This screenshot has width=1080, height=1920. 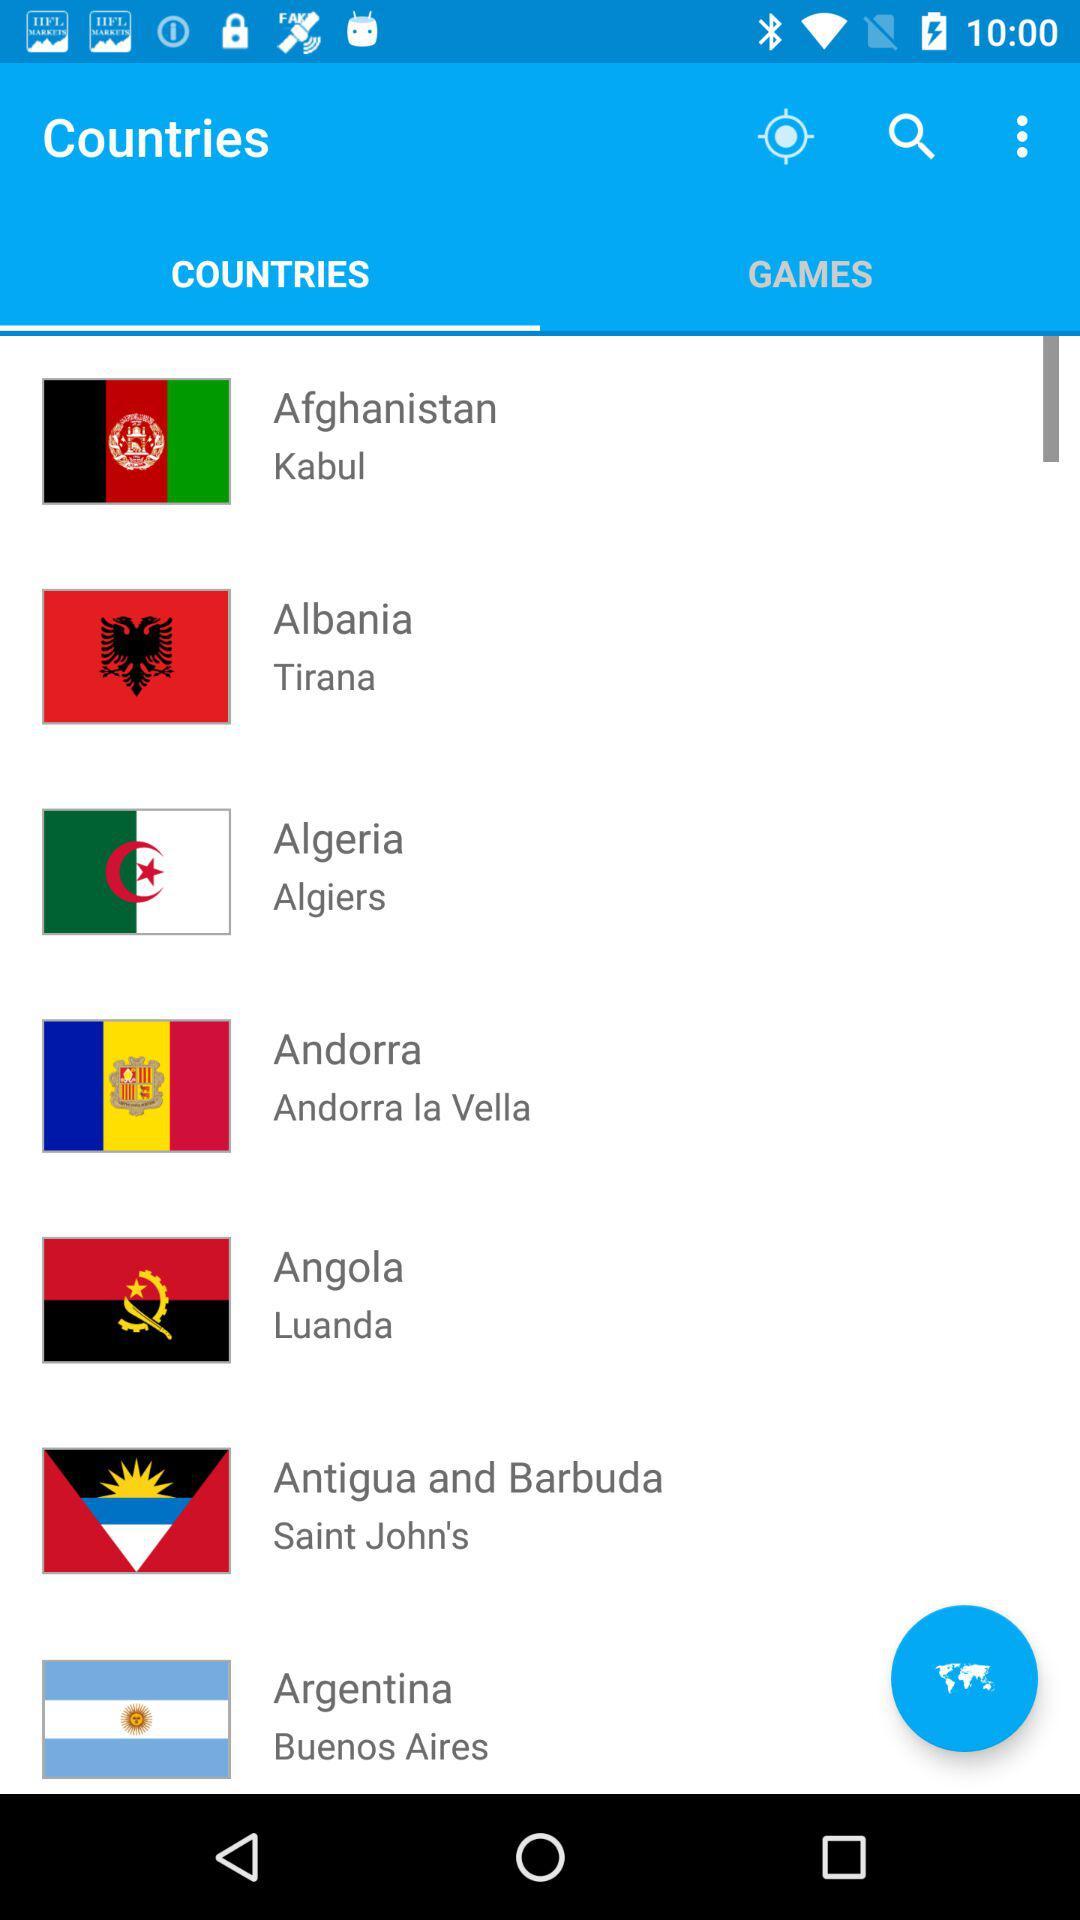 What do you see at coordinates (385, 388) in the screenshot?
I see `item next to the games` at bounding box center [385, 388].